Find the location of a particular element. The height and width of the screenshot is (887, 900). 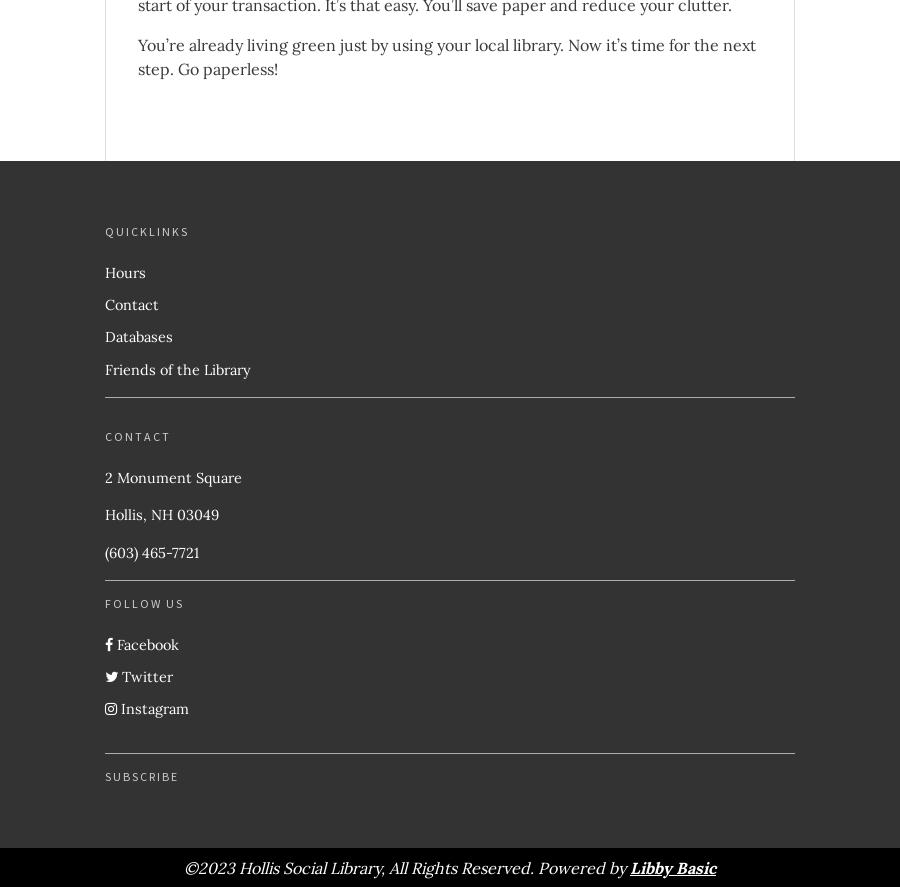

'Databases' is located at coordinates (138, 336).